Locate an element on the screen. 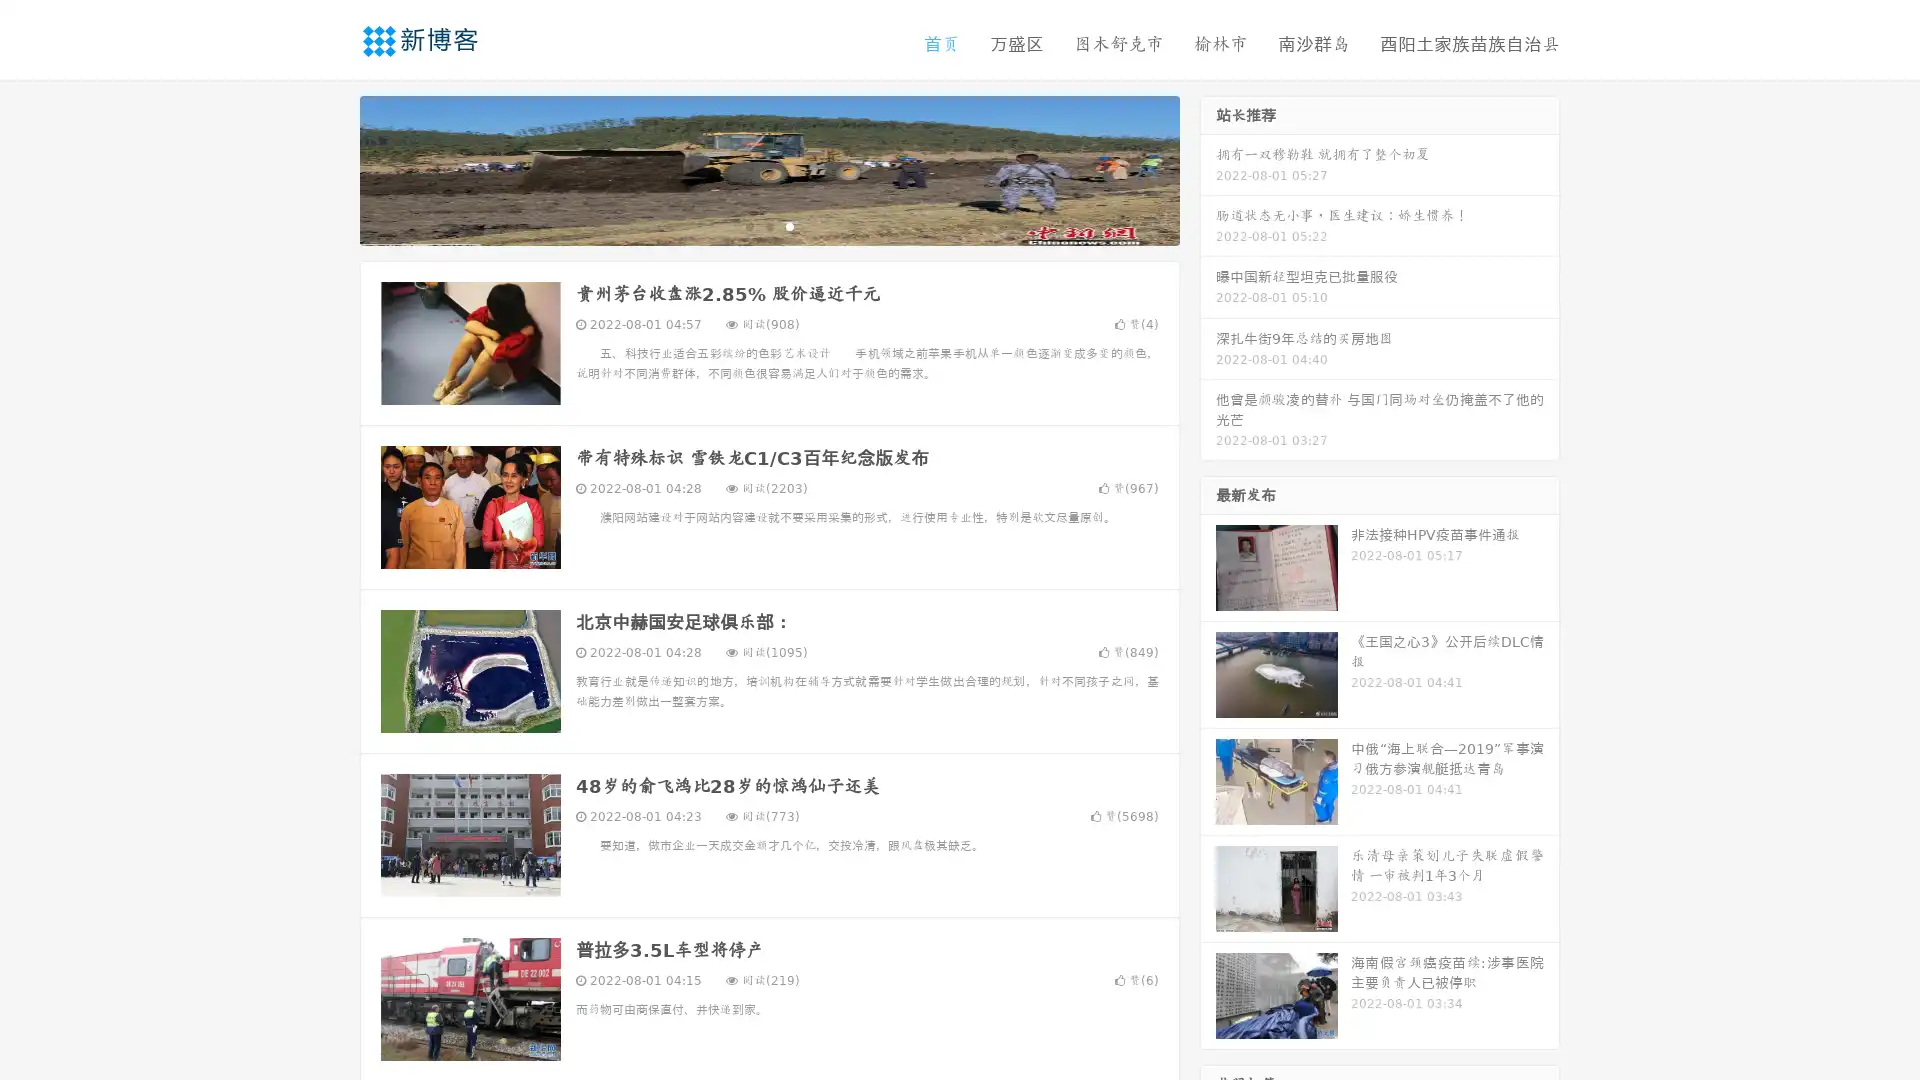  Previous slide is located at coordinates (330, 168).